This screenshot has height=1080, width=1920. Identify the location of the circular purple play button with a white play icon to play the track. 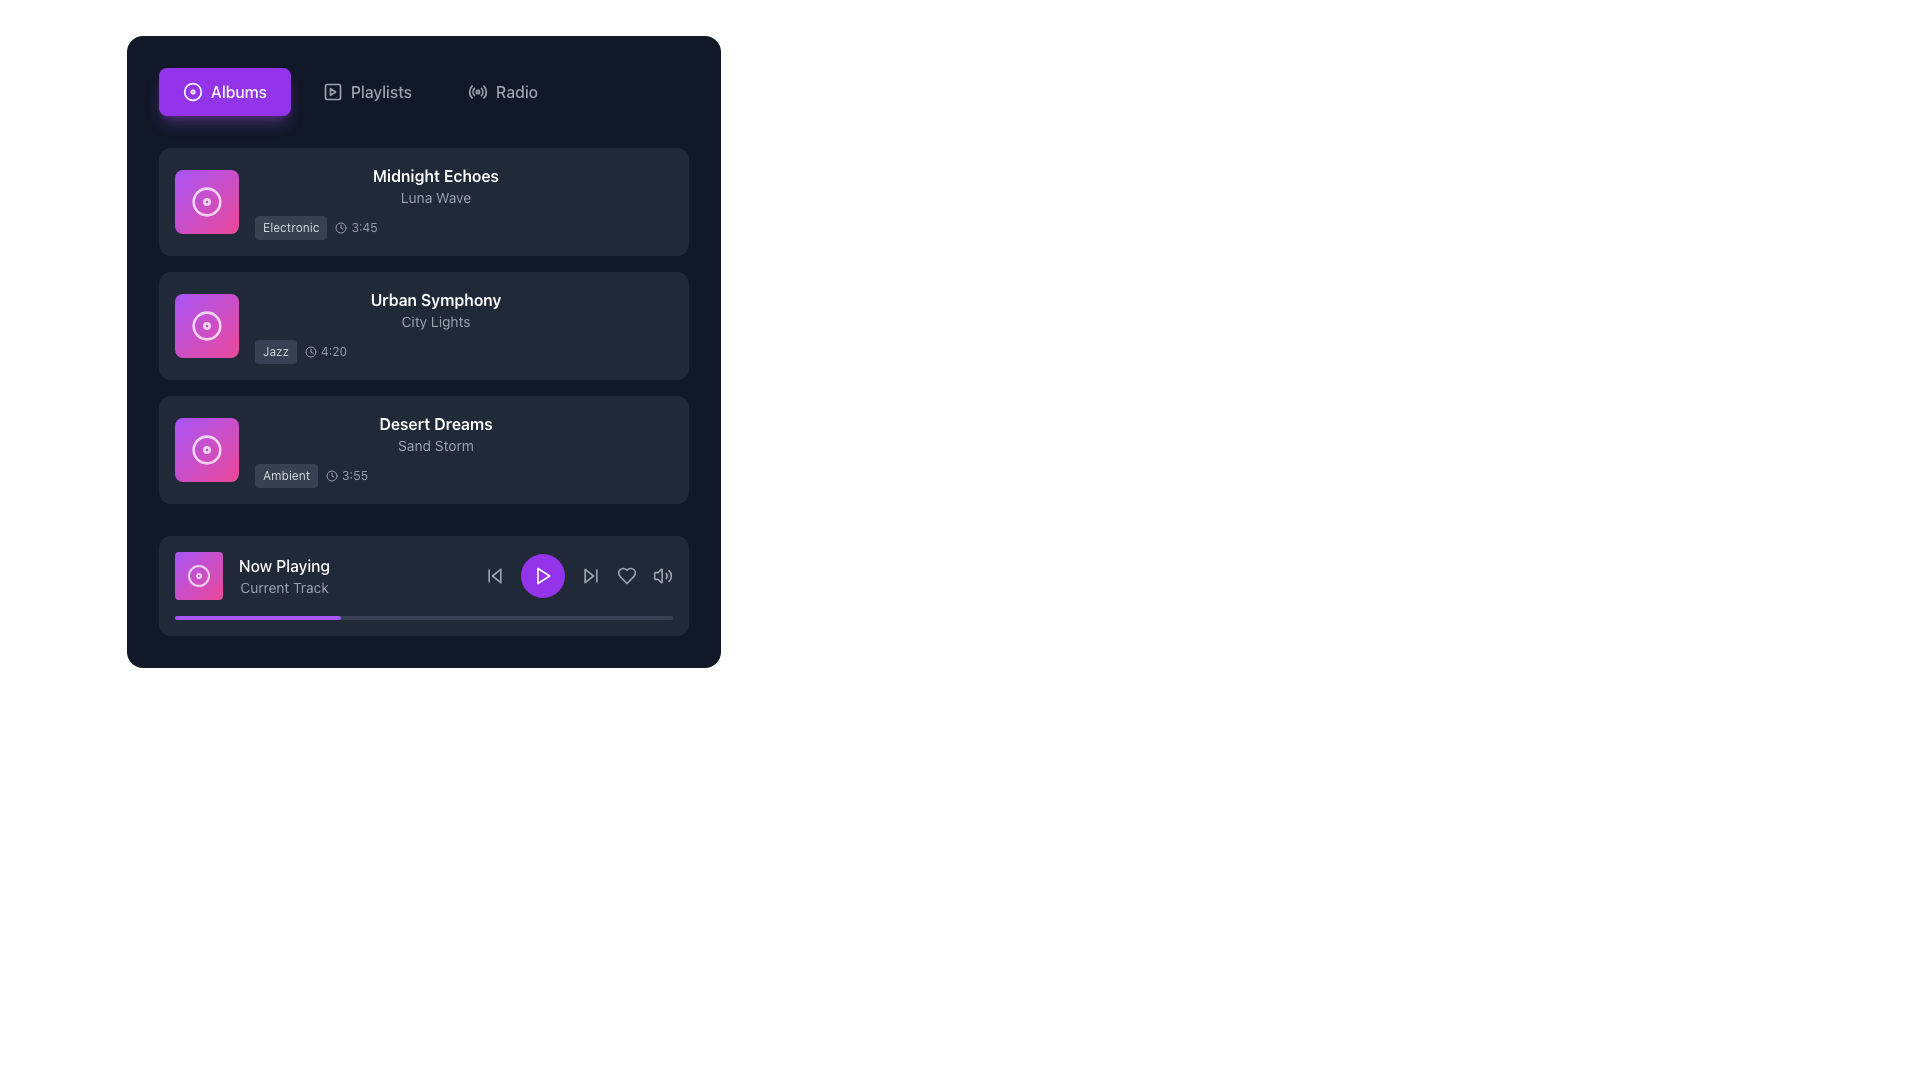
(542, 575).